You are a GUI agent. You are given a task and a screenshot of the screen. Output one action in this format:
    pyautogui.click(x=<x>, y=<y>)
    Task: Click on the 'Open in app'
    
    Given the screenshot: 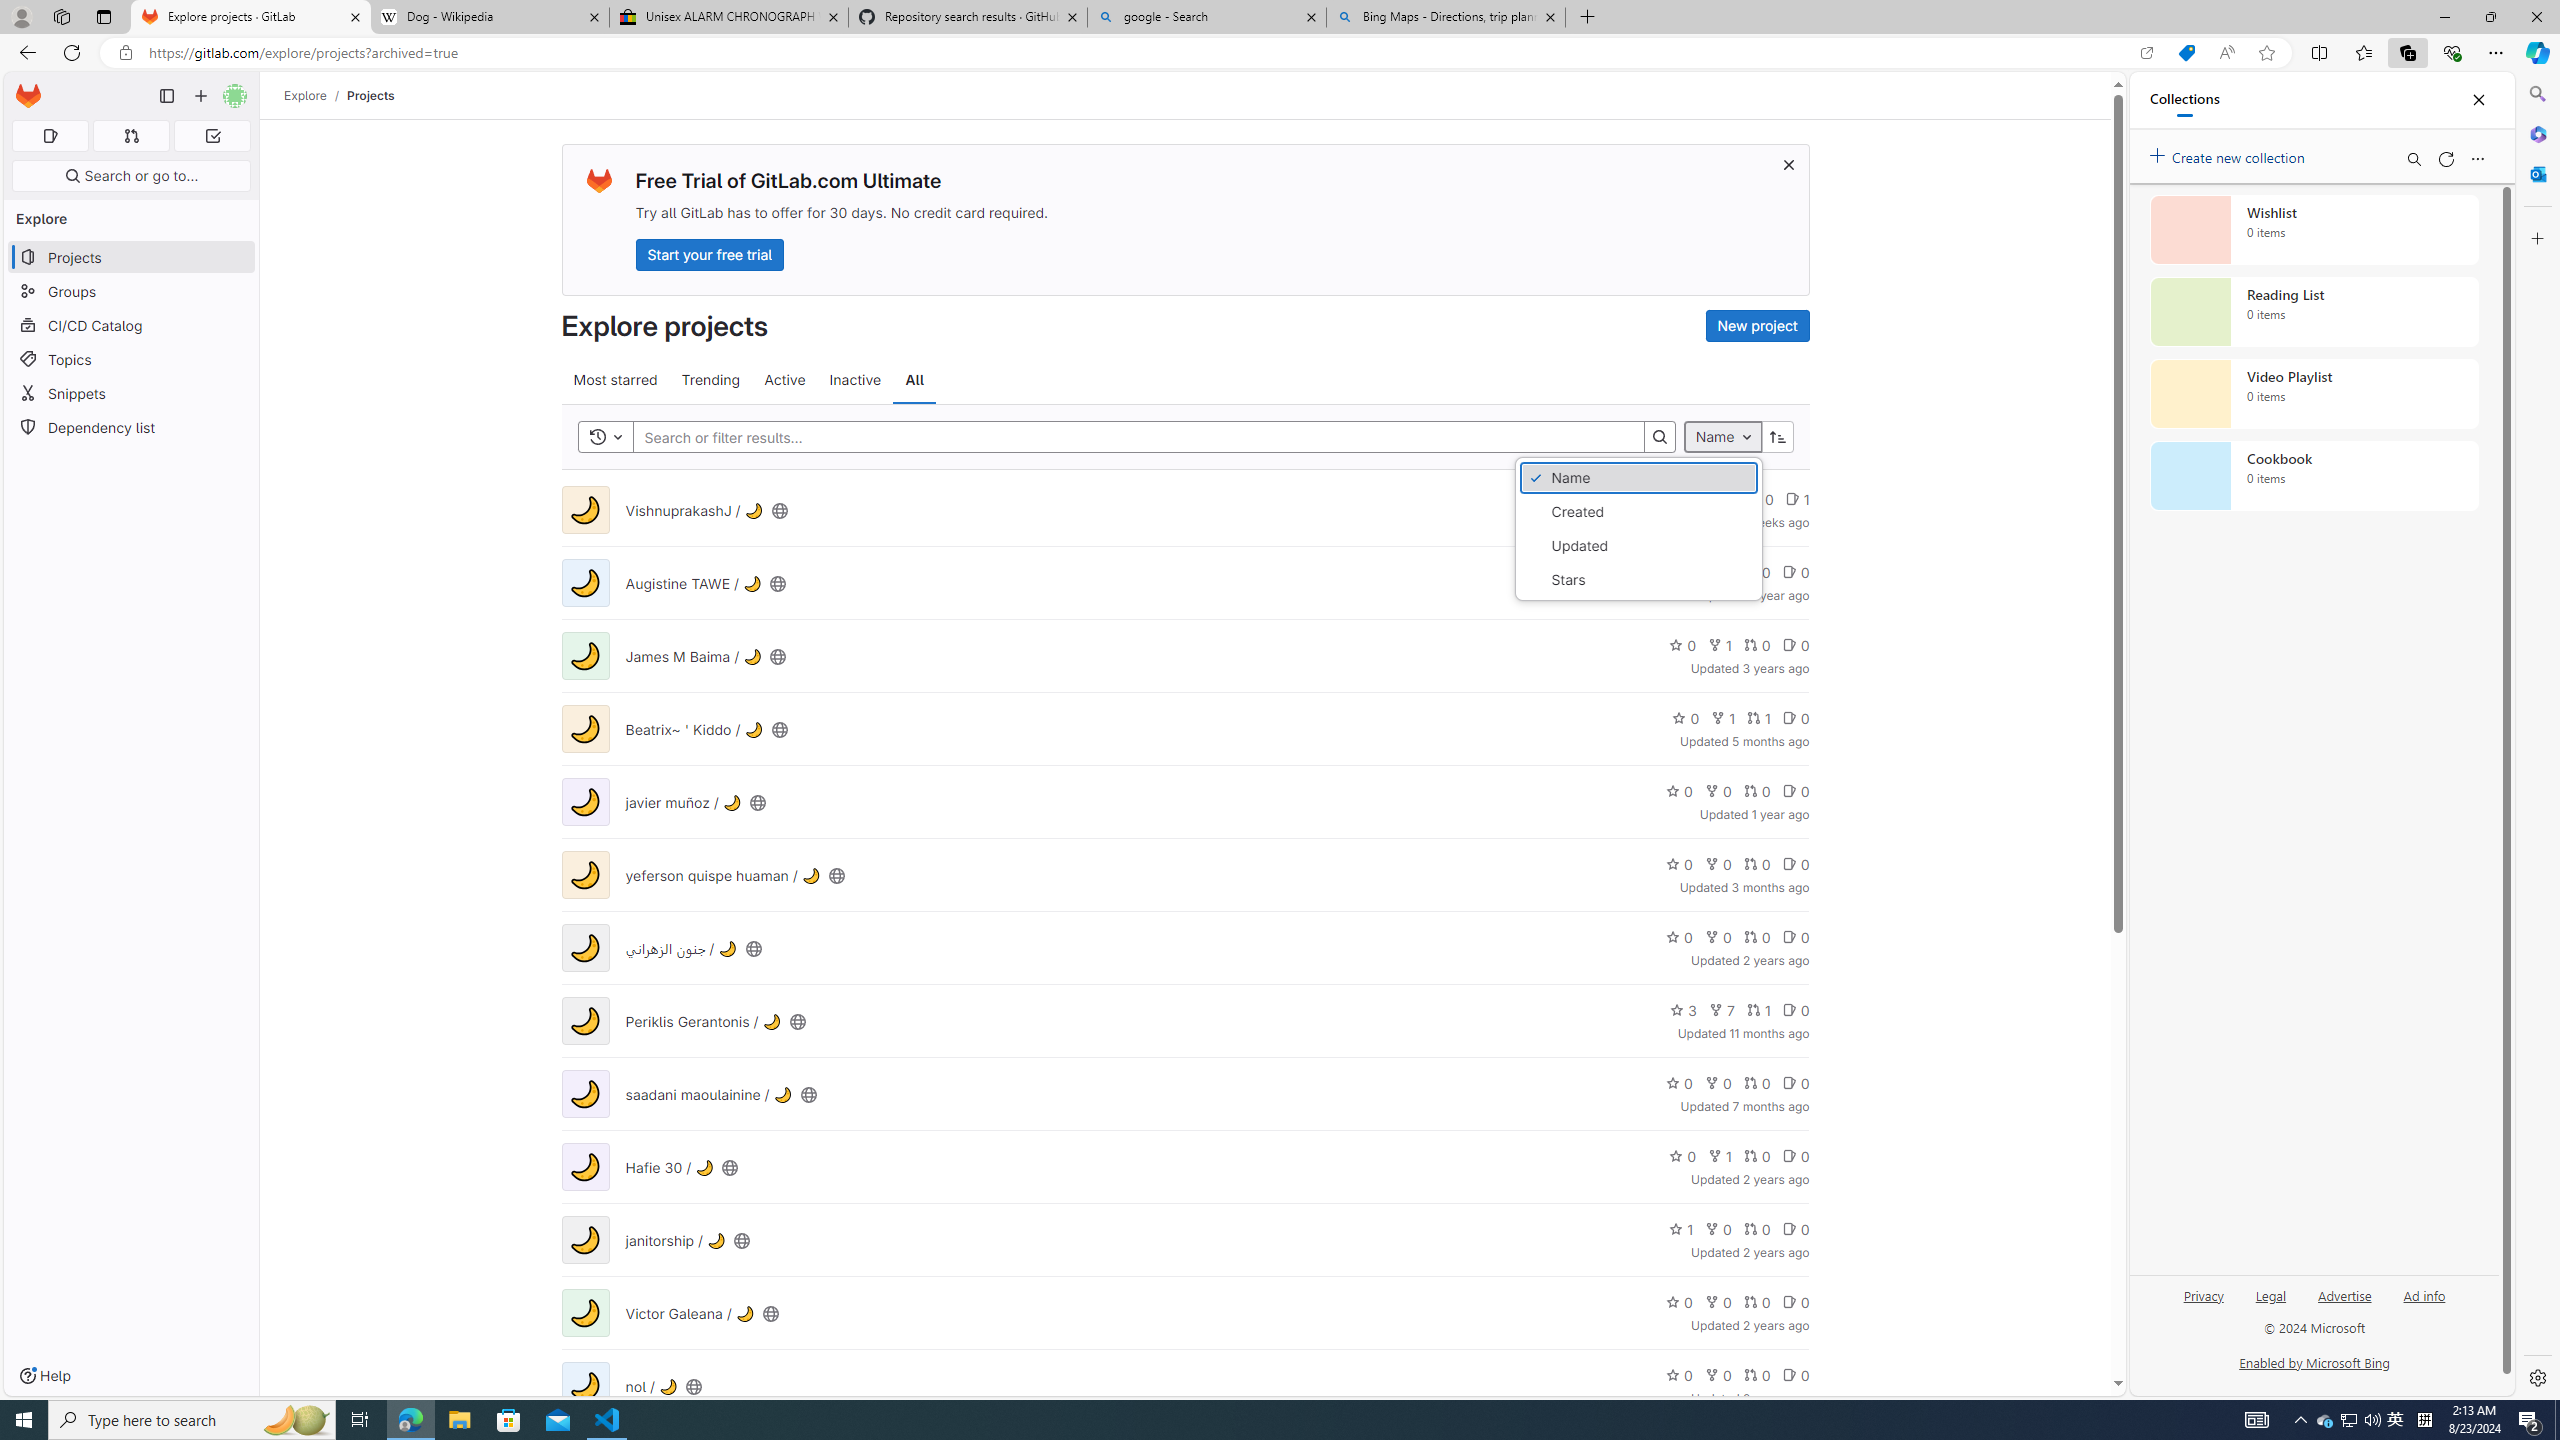 What is the action you would take?
    pyautogui.click(x=2145, y=53)
    